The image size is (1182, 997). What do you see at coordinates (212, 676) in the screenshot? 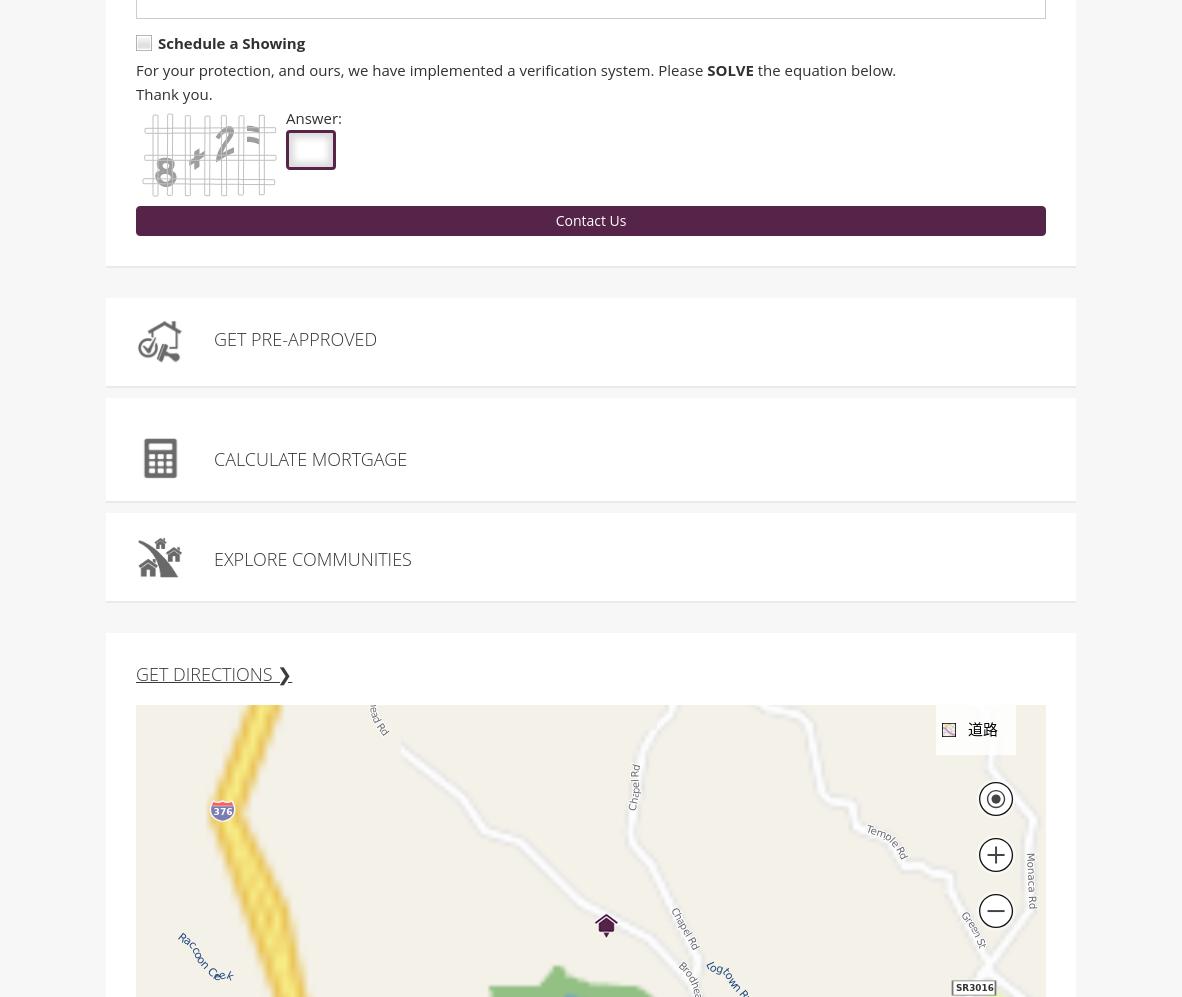
I see `'Get Directions ❯'` at bounding box center [212, 676].